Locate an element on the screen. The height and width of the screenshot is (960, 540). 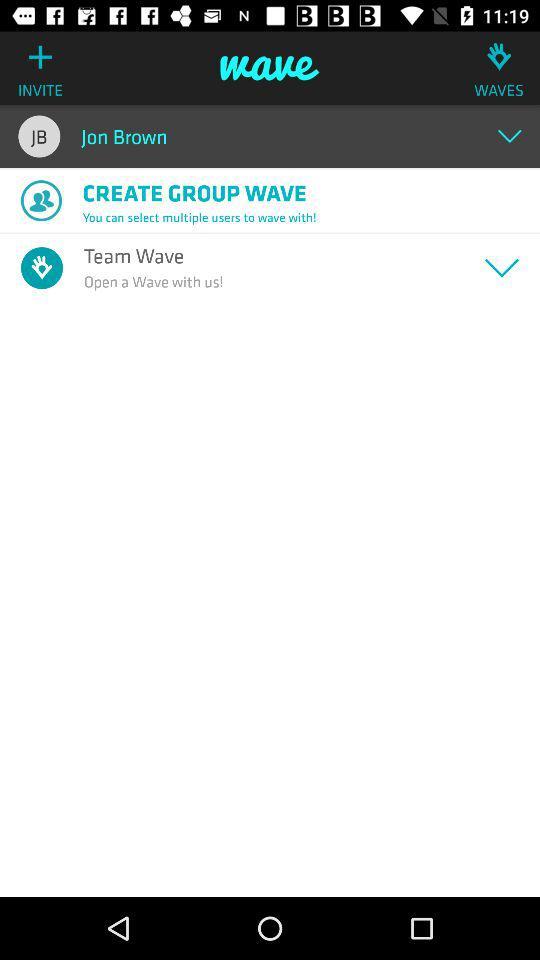
icon to the right of invite icon is located at coordinates (270, 68).